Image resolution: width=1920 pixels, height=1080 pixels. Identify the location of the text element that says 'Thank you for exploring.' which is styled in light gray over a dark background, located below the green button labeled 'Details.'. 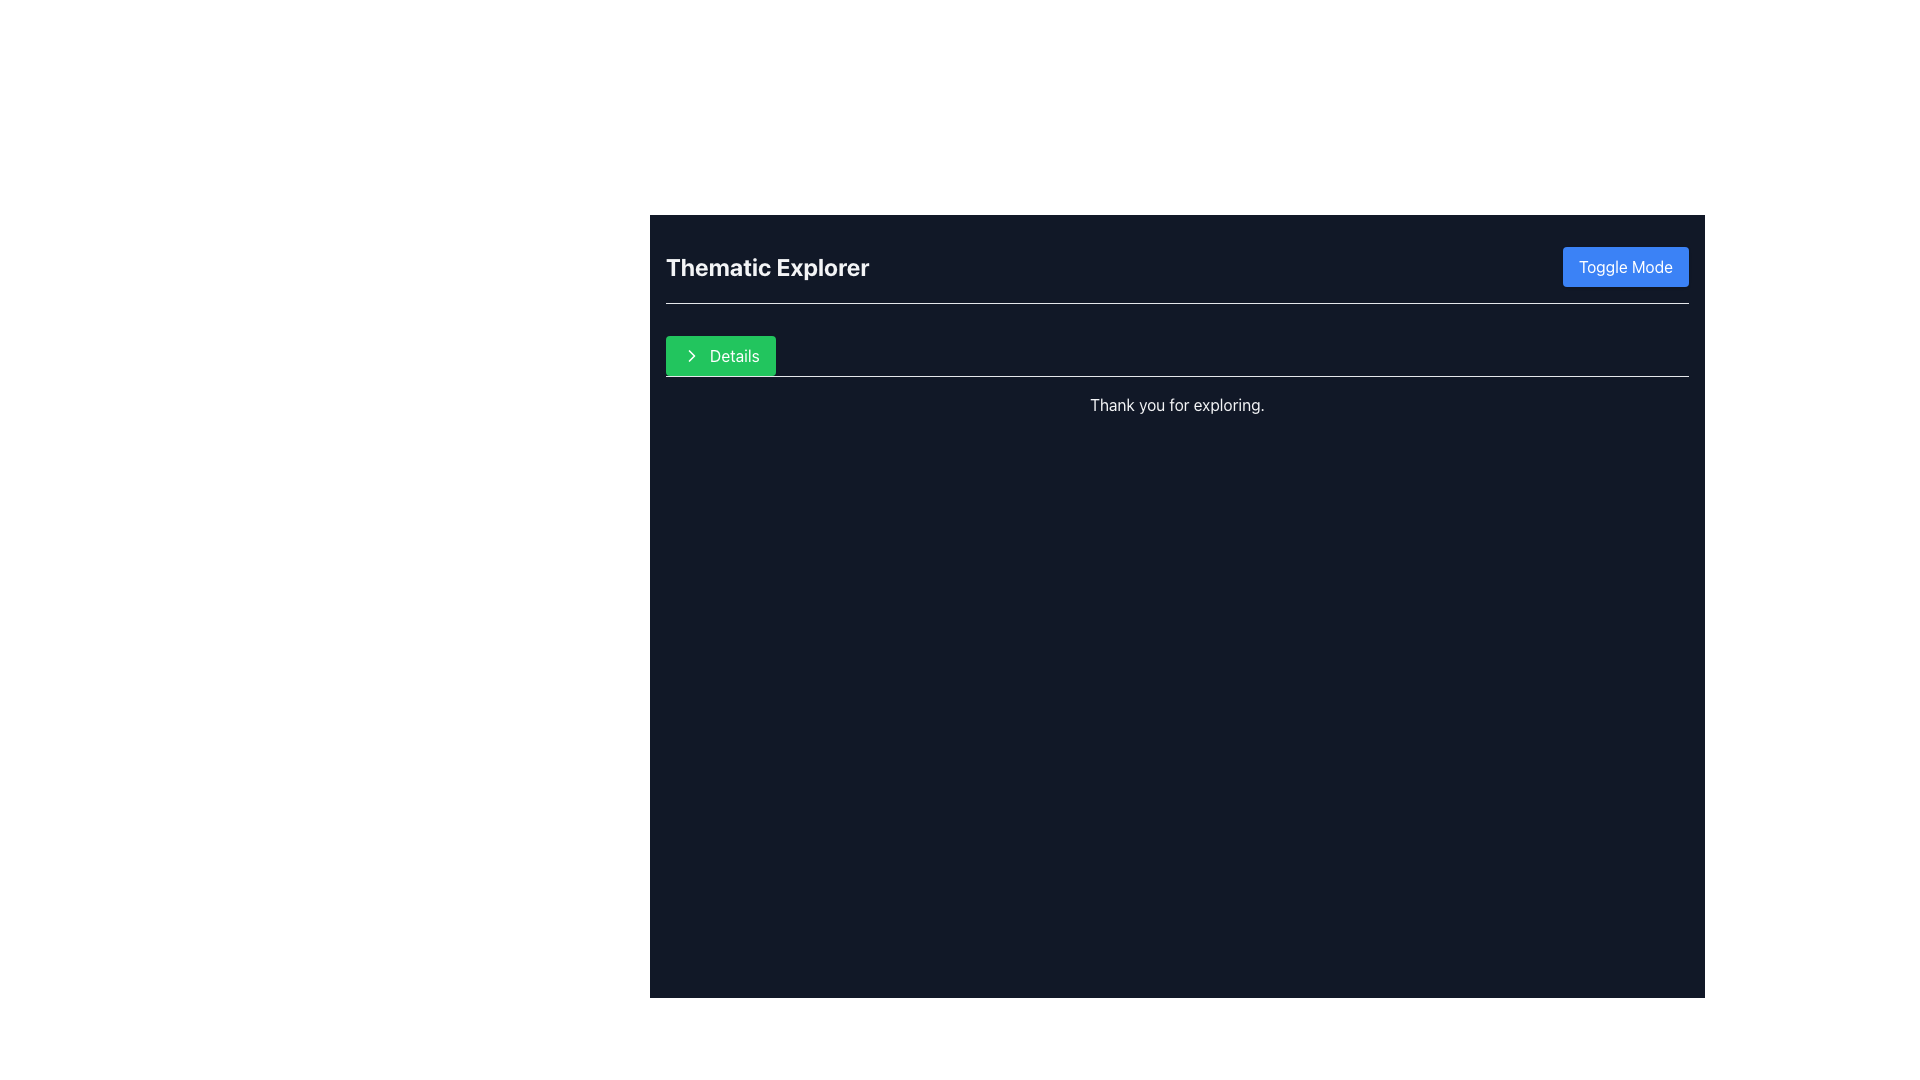
(1177, 404).